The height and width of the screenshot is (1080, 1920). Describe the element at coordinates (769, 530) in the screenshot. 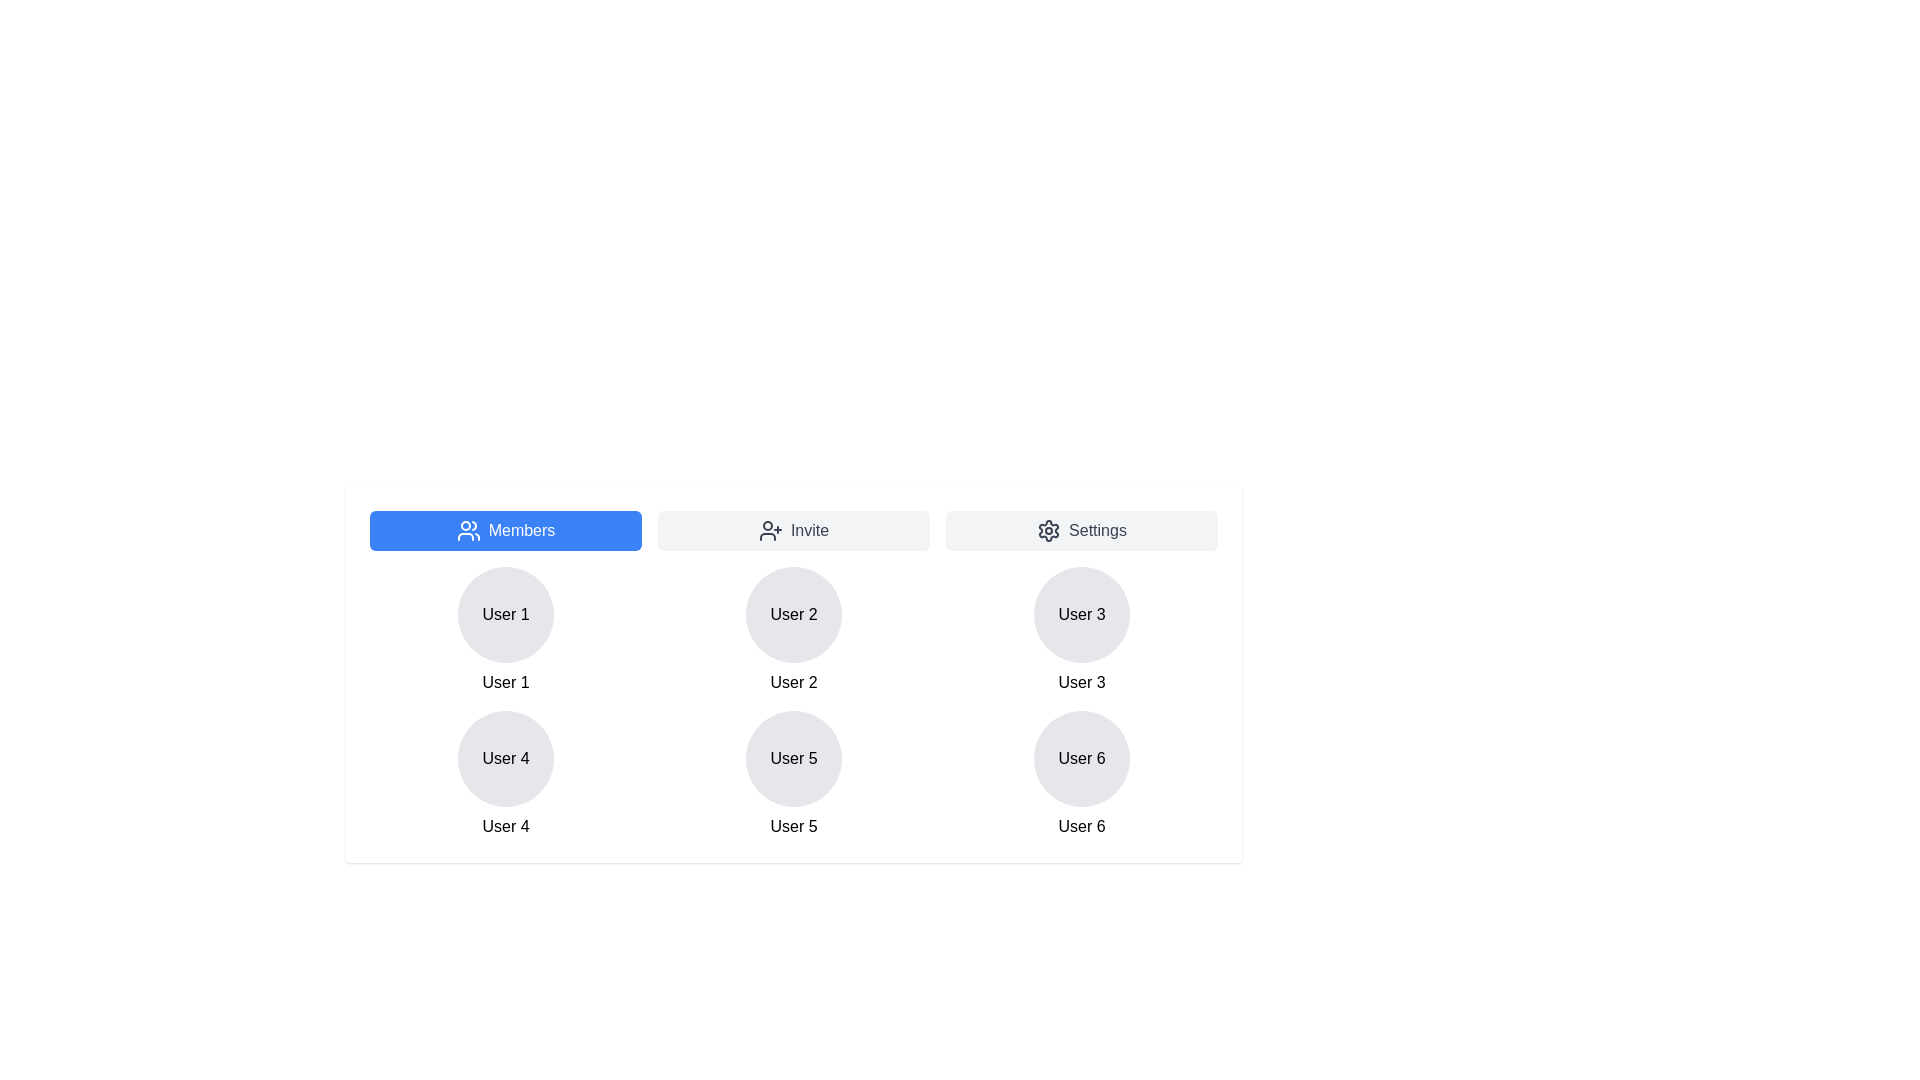

I see `the icon representing a plus sign adjacent to a user profile silhouette, located within the 'Invite' button, positioned between 'Members' and 'Settings' buttons` at that location.